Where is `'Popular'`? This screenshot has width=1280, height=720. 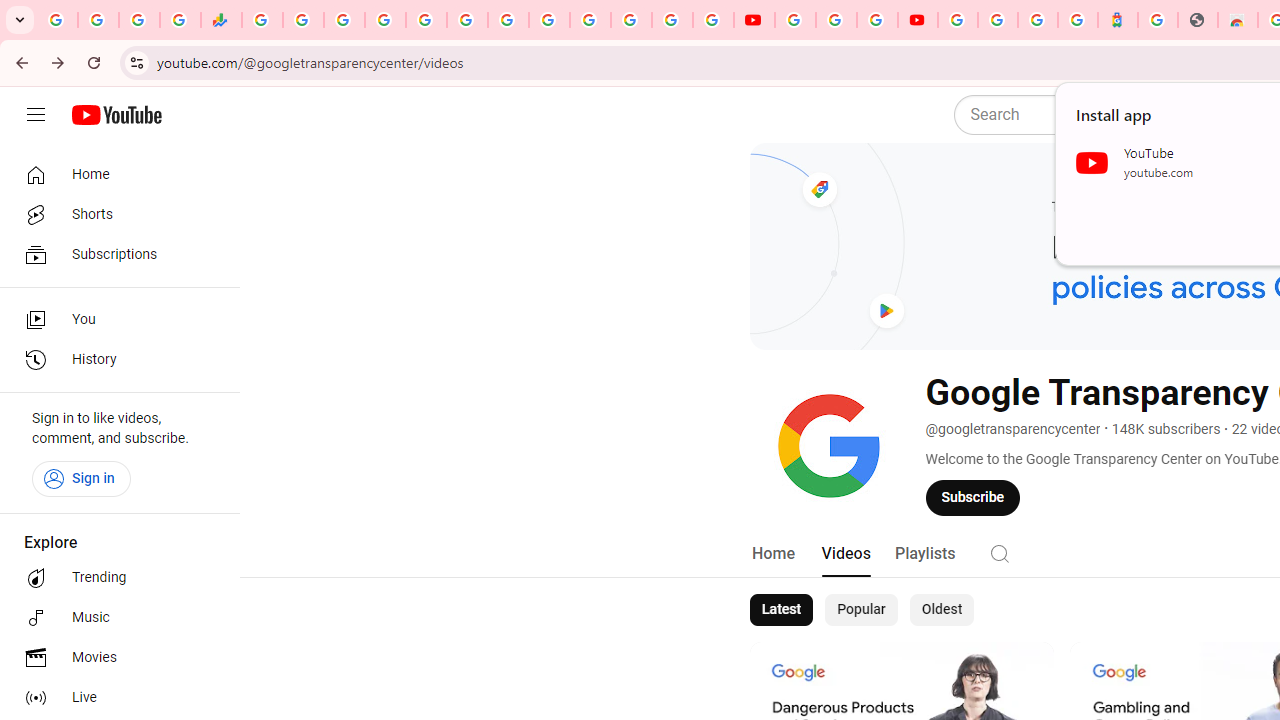 'Popular' is located at coordinates (861, 608).